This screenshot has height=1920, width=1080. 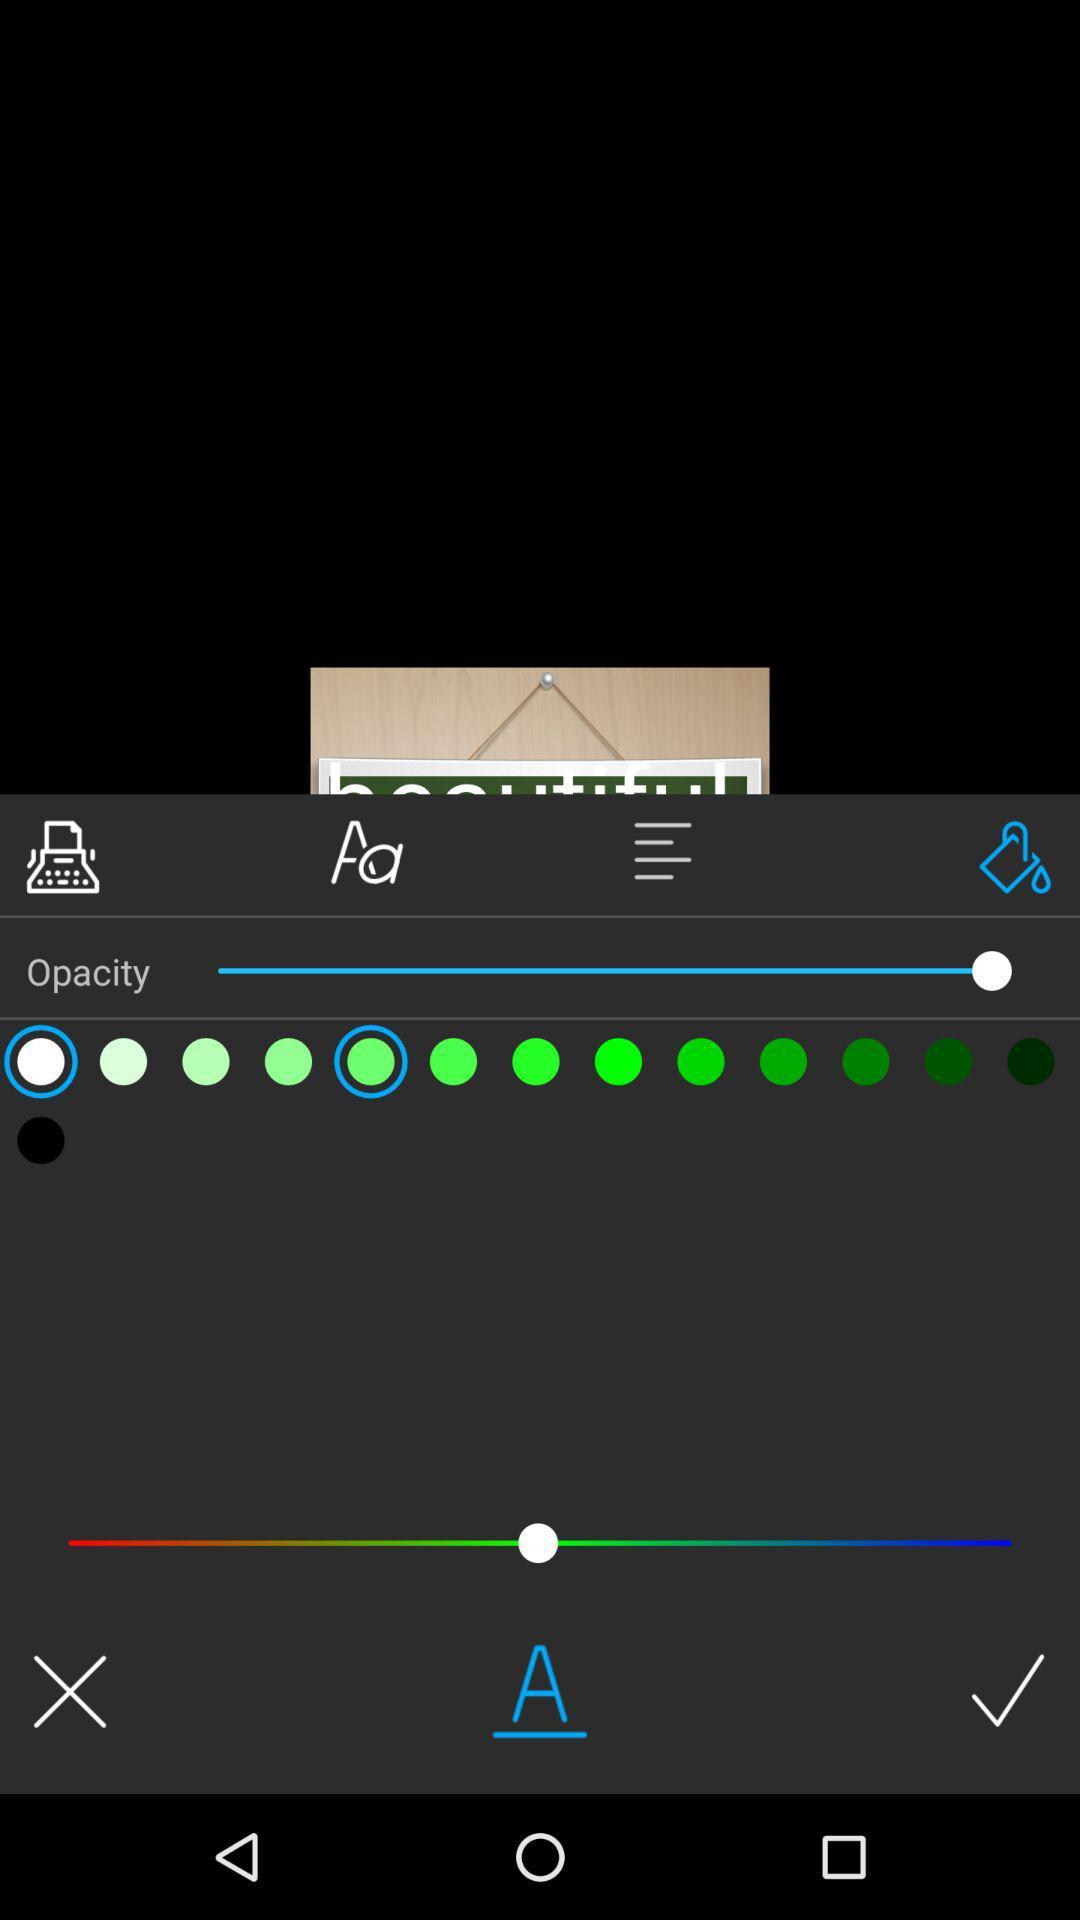 I want to click on the menu icon, so click(x=691, y=851).